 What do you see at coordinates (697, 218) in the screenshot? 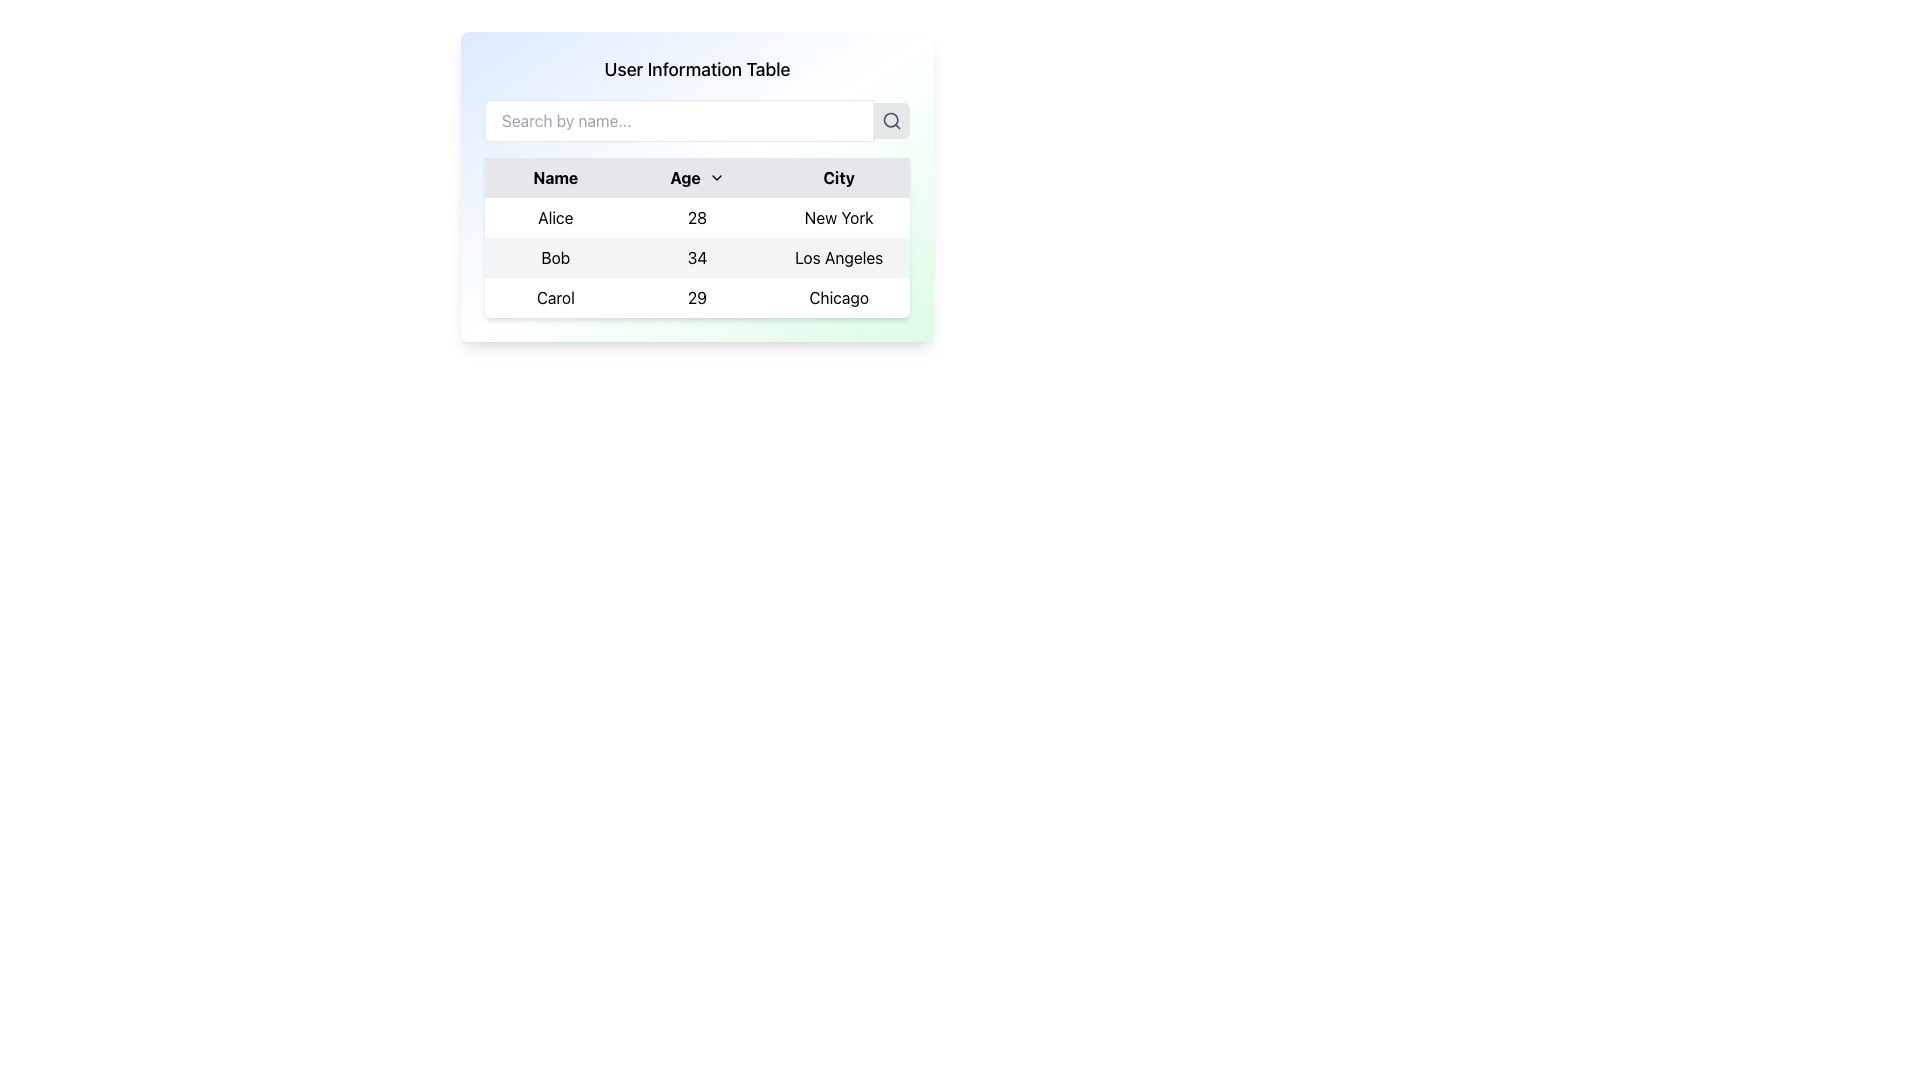
I see `the table cell in the 'Age' column corresponding to user 'Alice'` at bounding box center [697, 218].